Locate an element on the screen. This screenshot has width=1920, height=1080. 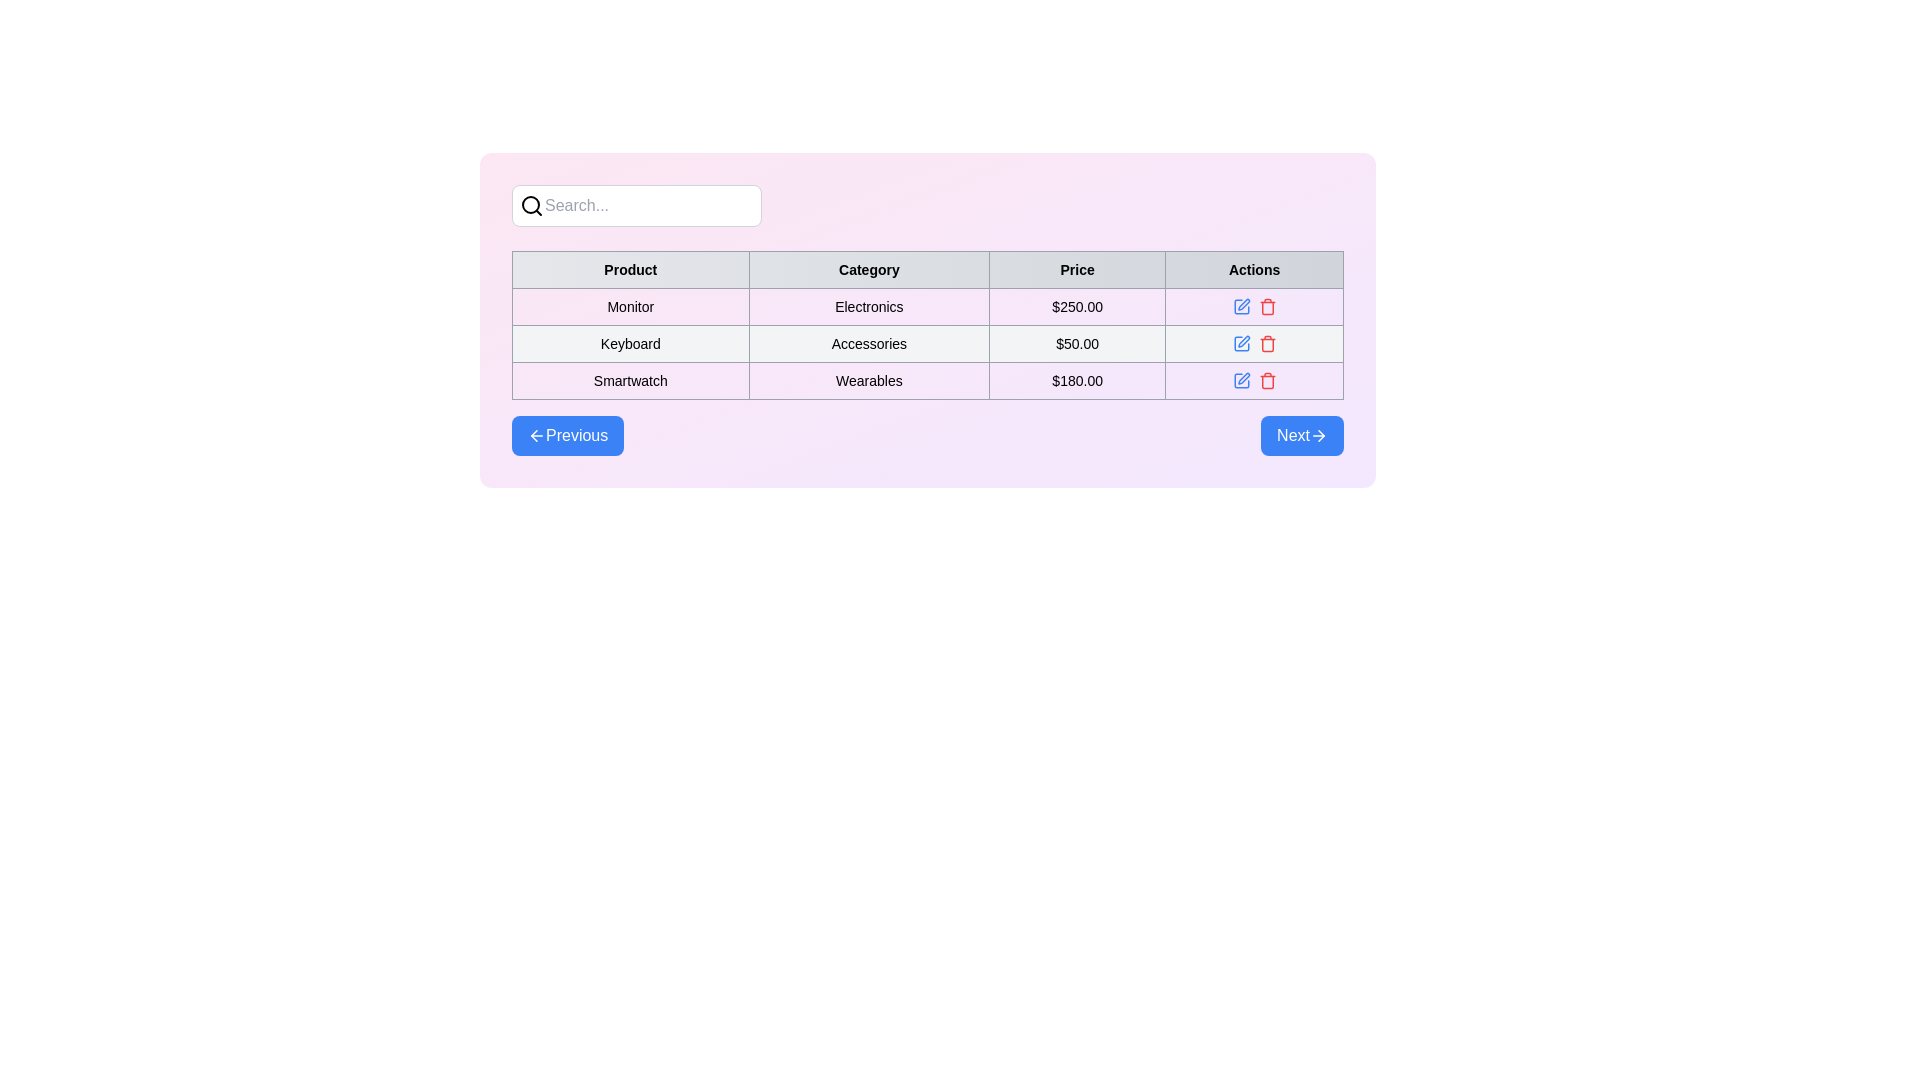
the price text label for the Smartwatch, which is located in the third item of the 'Price' column in the table is located at coordinates (1076, 381).